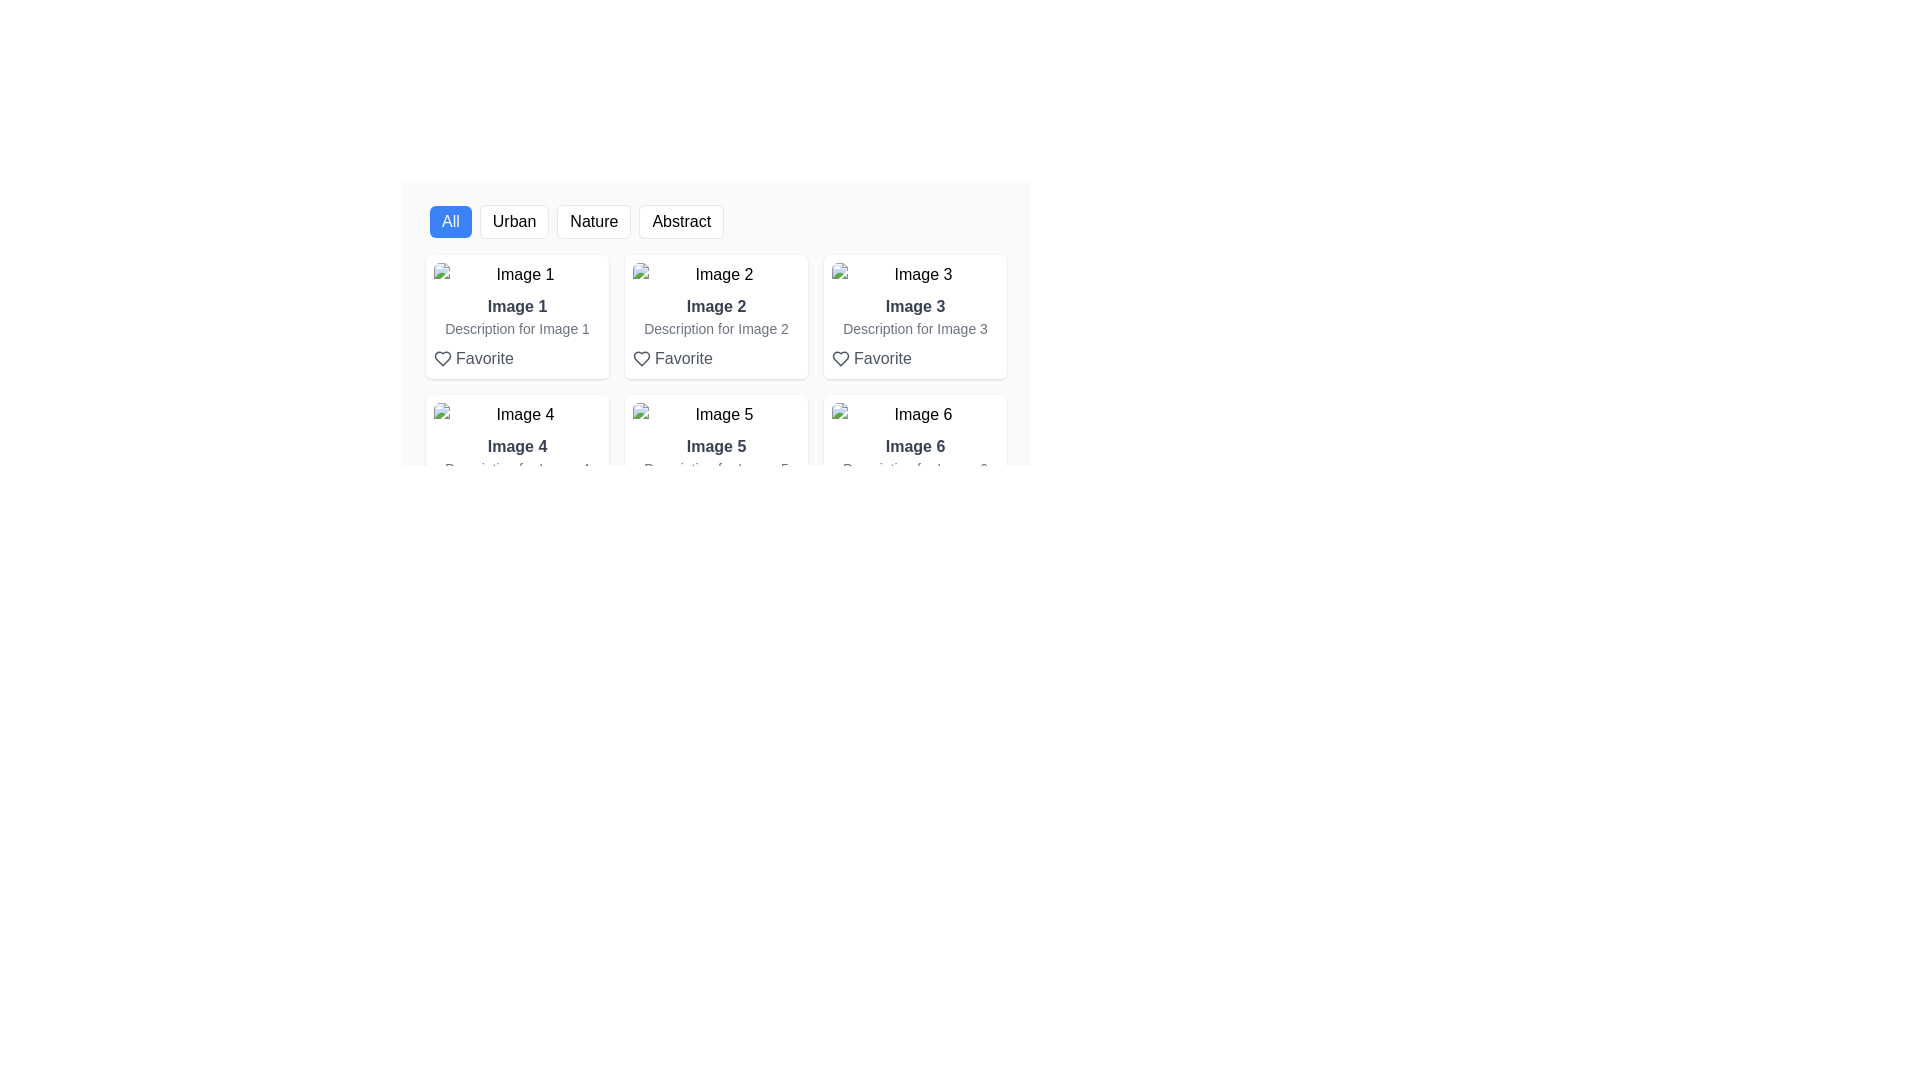 This screenshot has height=1080, width=1920. I want to click on the 'Favorite' label text associated with 'Image 2', which is located to the right of a heart-shaped icon in a card layout, so click(683, 357).